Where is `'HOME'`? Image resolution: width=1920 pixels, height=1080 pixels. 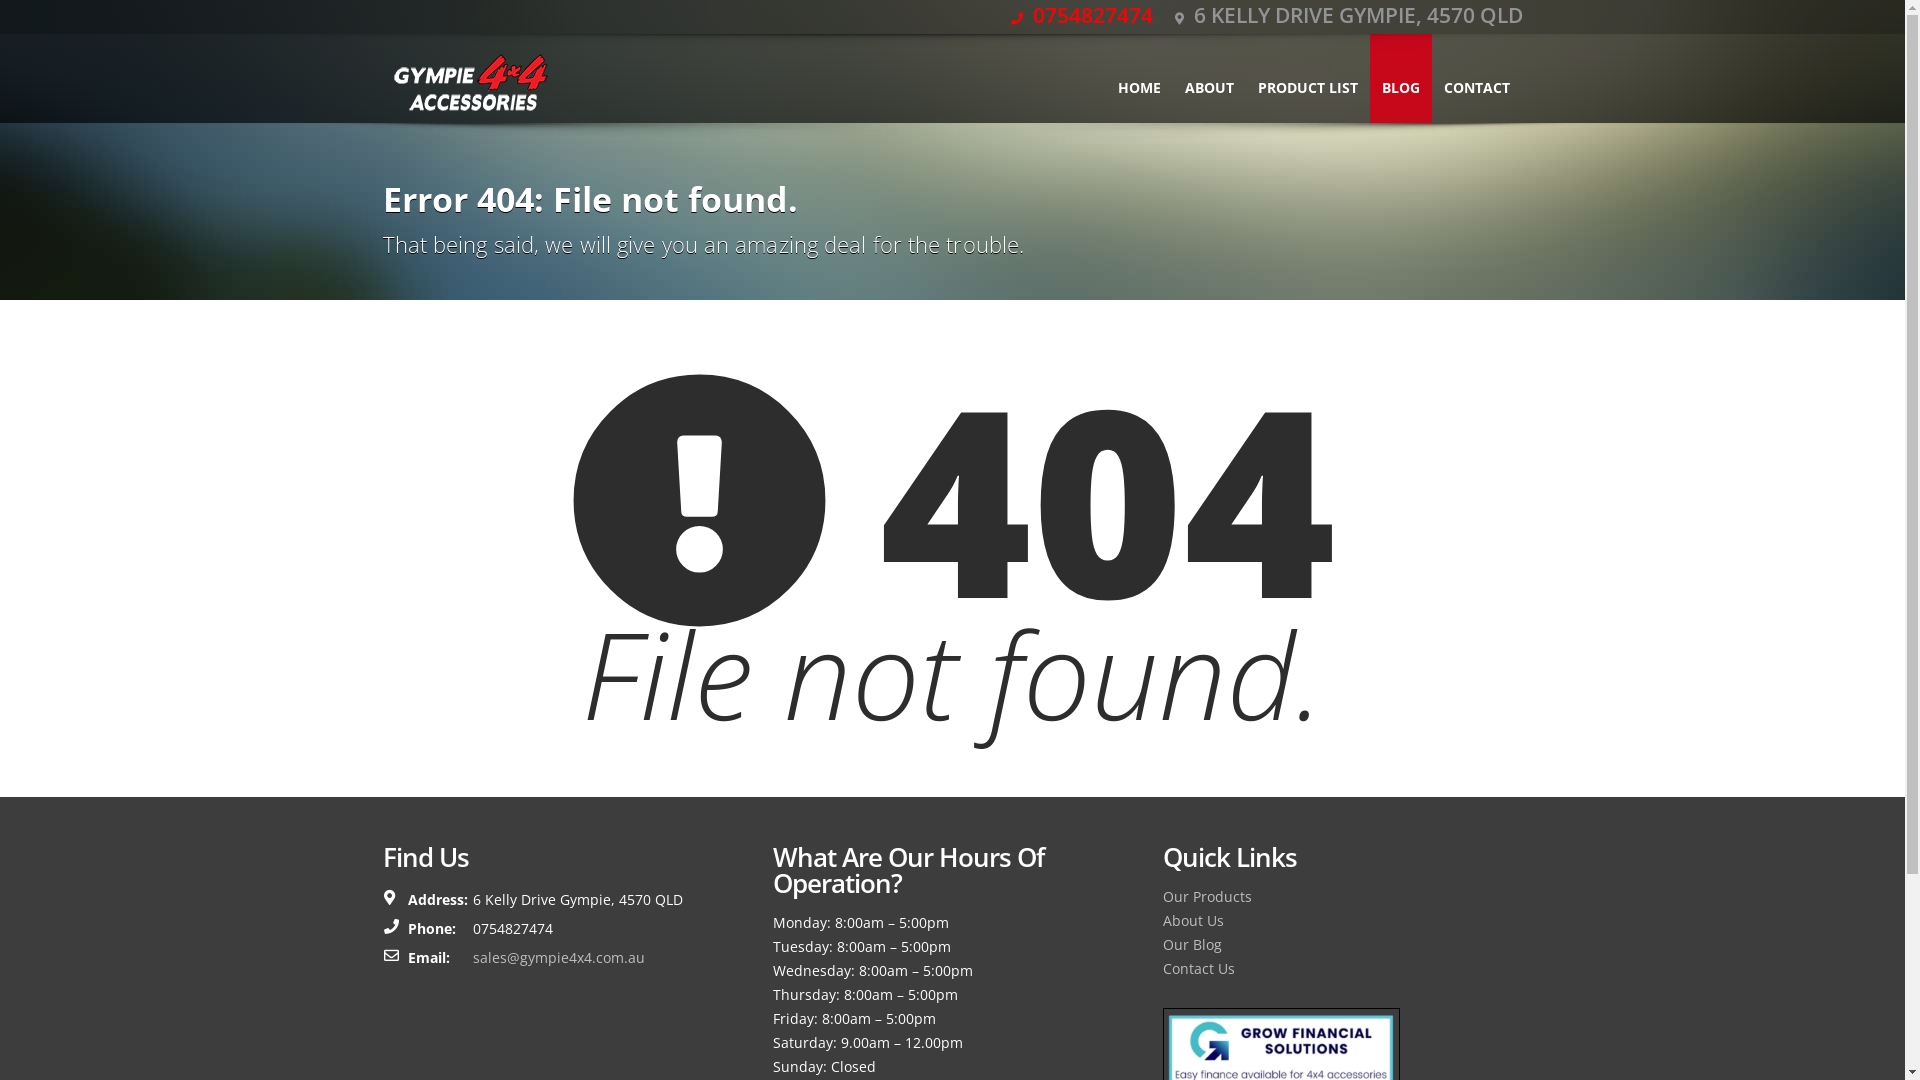 'HOME' is located at coordinates (1139, 77).